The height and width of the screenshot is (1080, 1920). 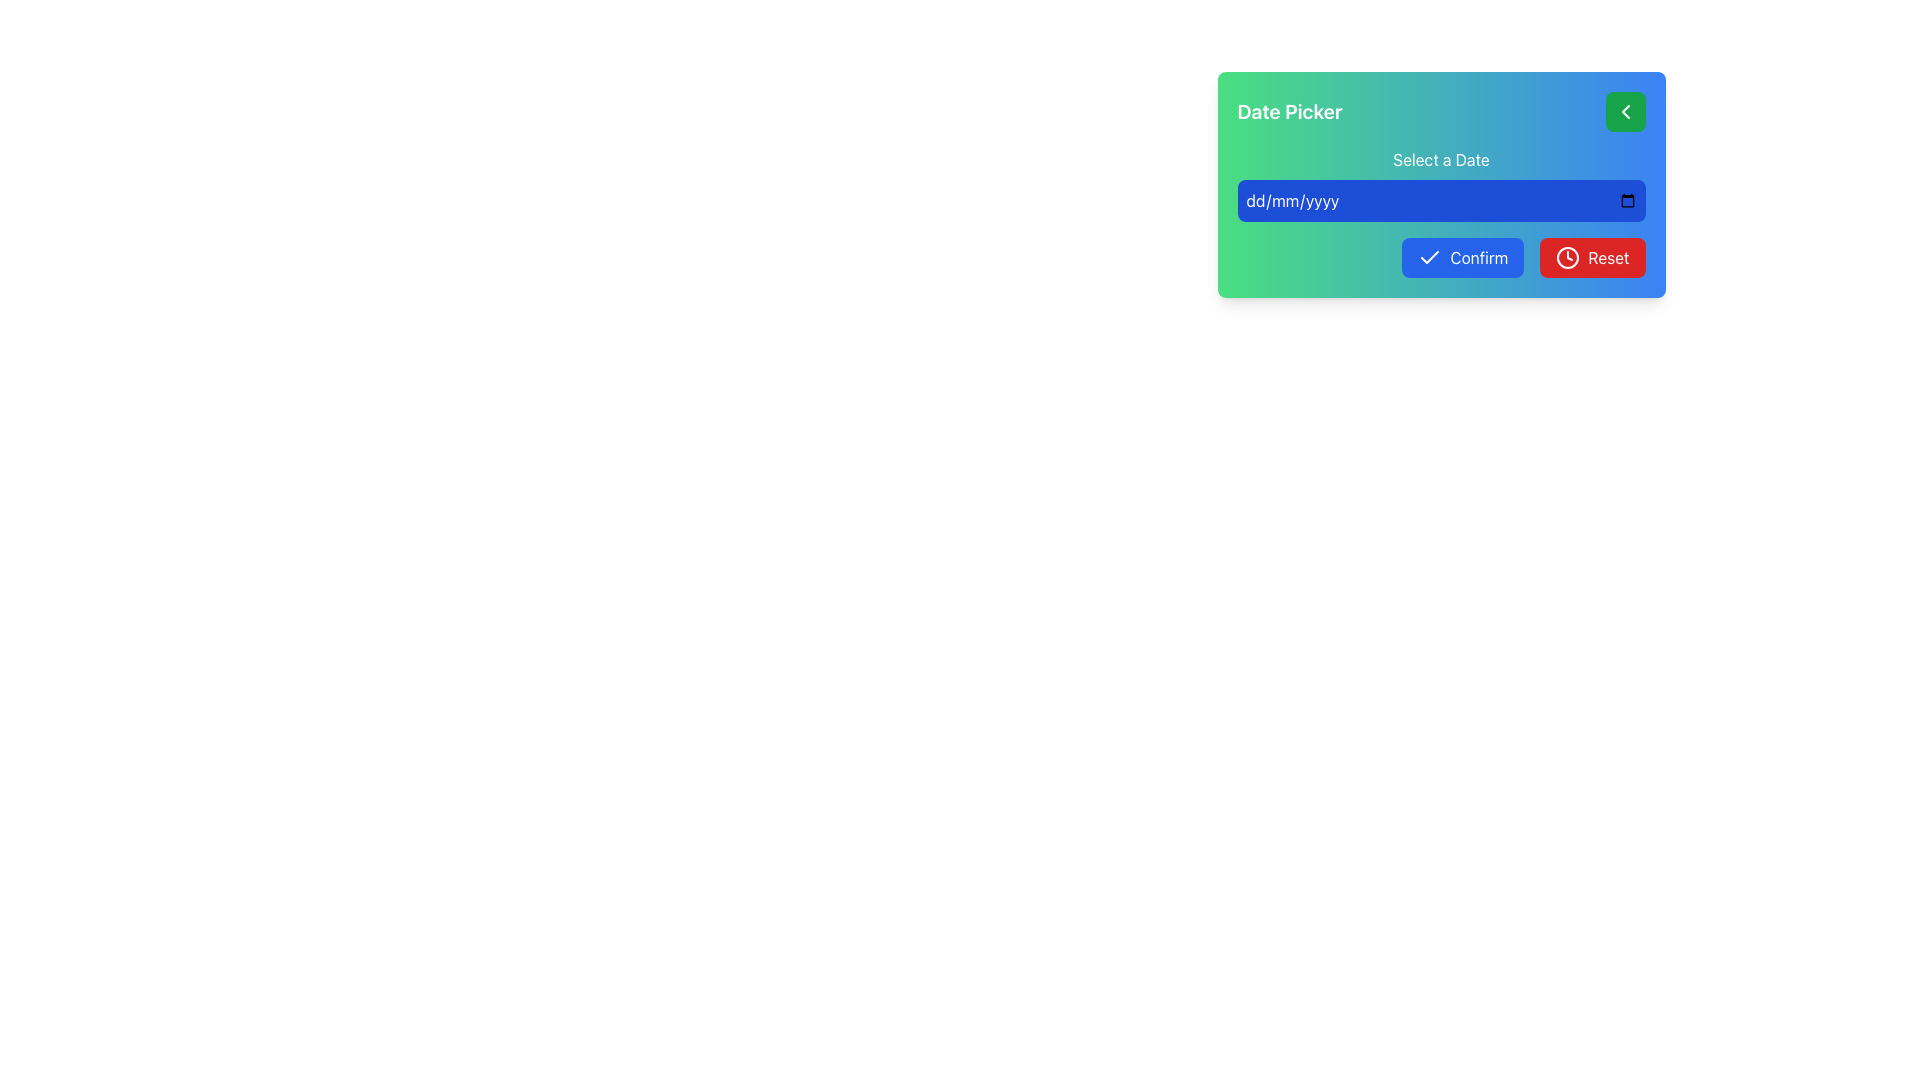 What do you see at coordinates (1429, 257) in the screenshot?
I see `the checkmark icon located to the left of the 'Confirm' text within the blue 'Confirm' button in the date picker interface` at bounding box center [1429, 257].